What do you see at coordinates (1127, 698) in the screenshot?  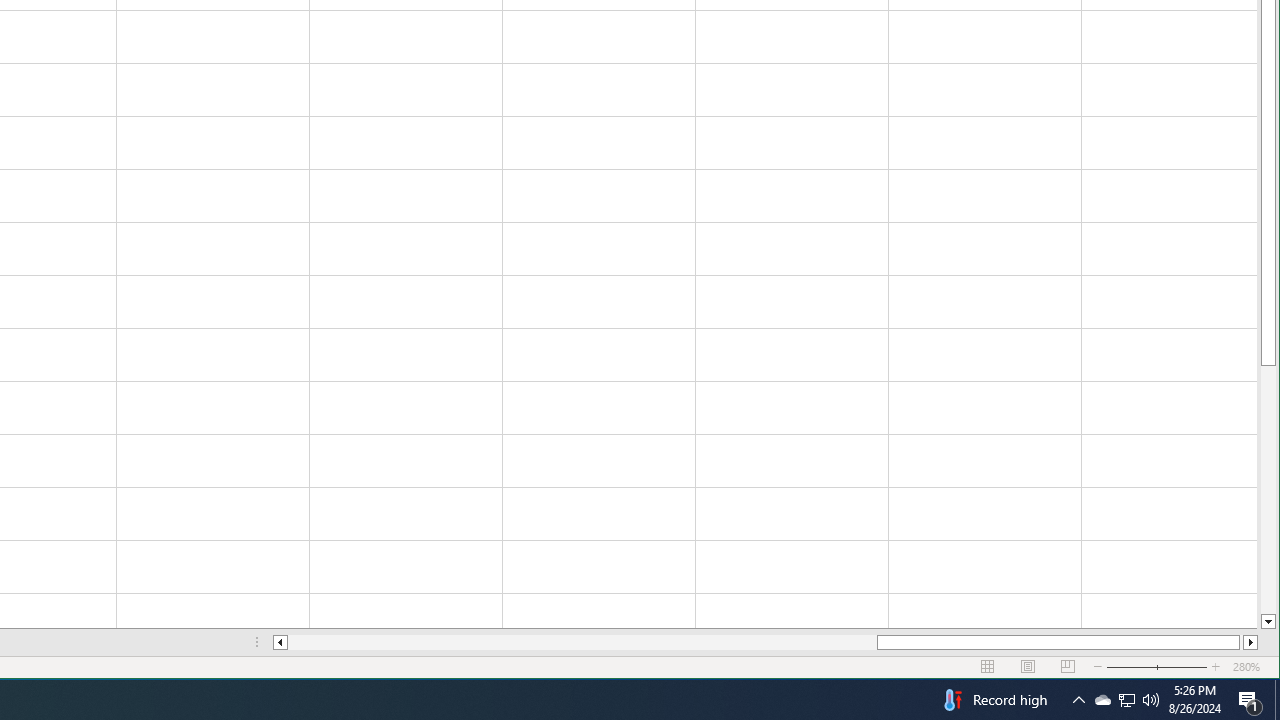 I see `'User Promoted Notification Area'` at bounding box center [1127, 698].